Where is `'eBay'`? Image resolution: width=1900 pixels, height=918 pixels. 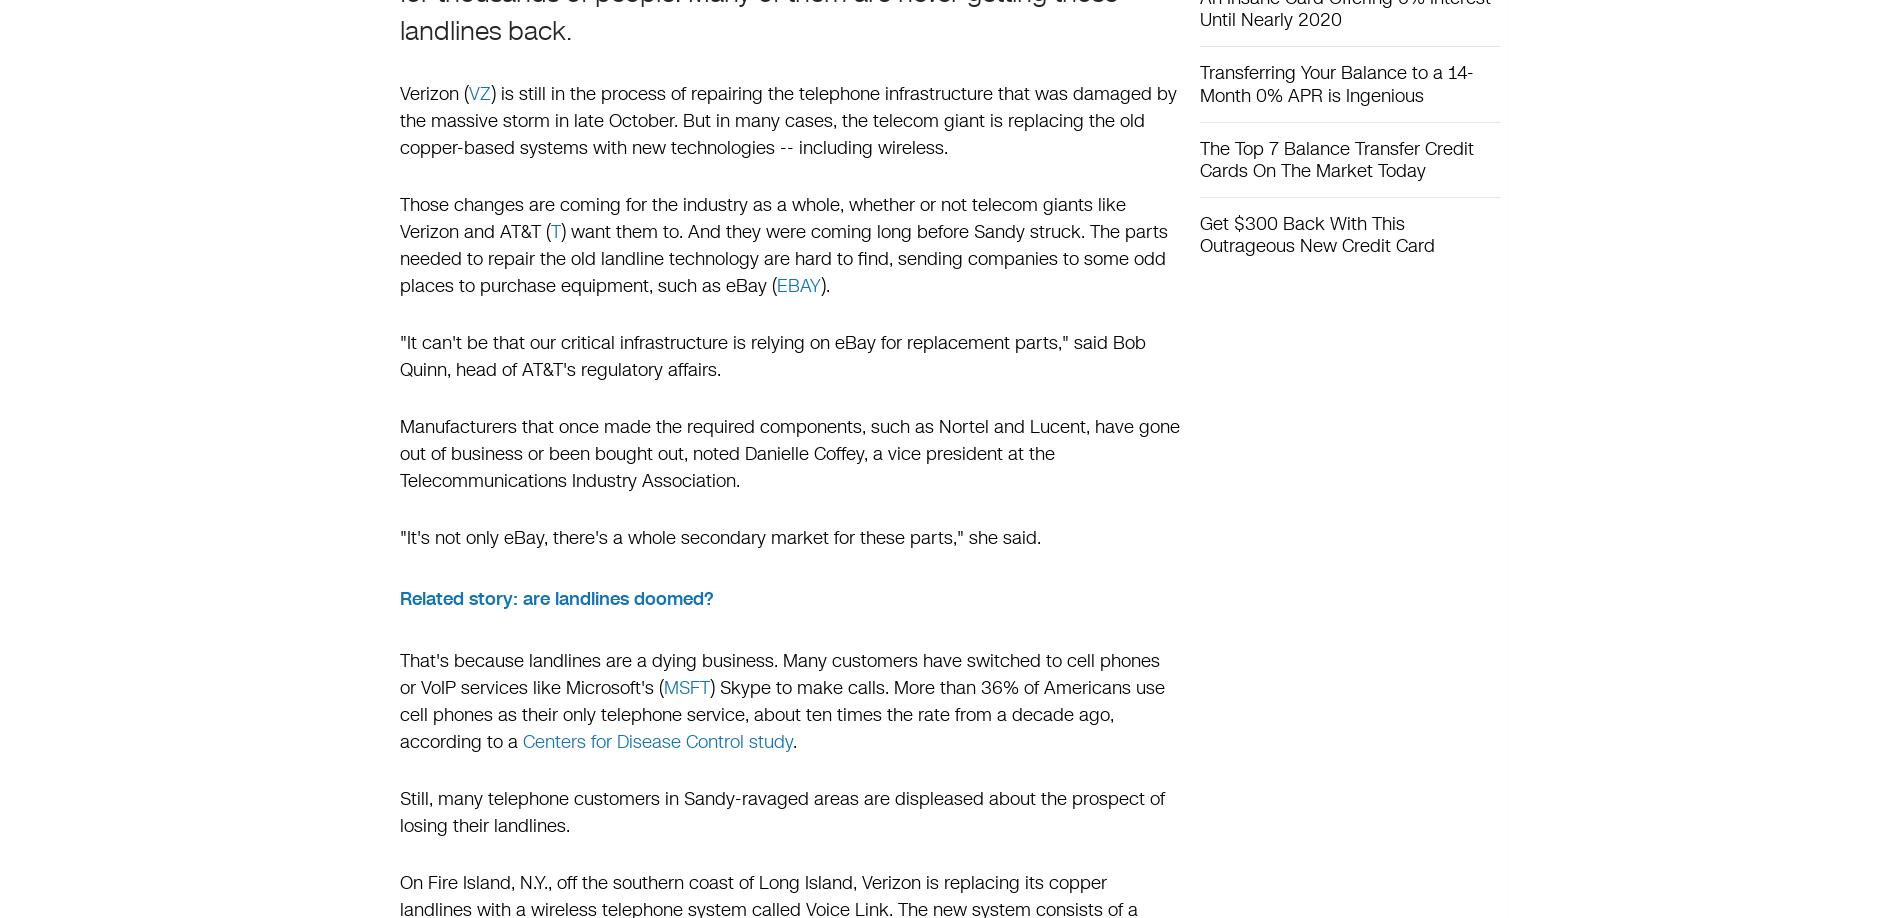
'eBay' is located at coordinates (745, 284).